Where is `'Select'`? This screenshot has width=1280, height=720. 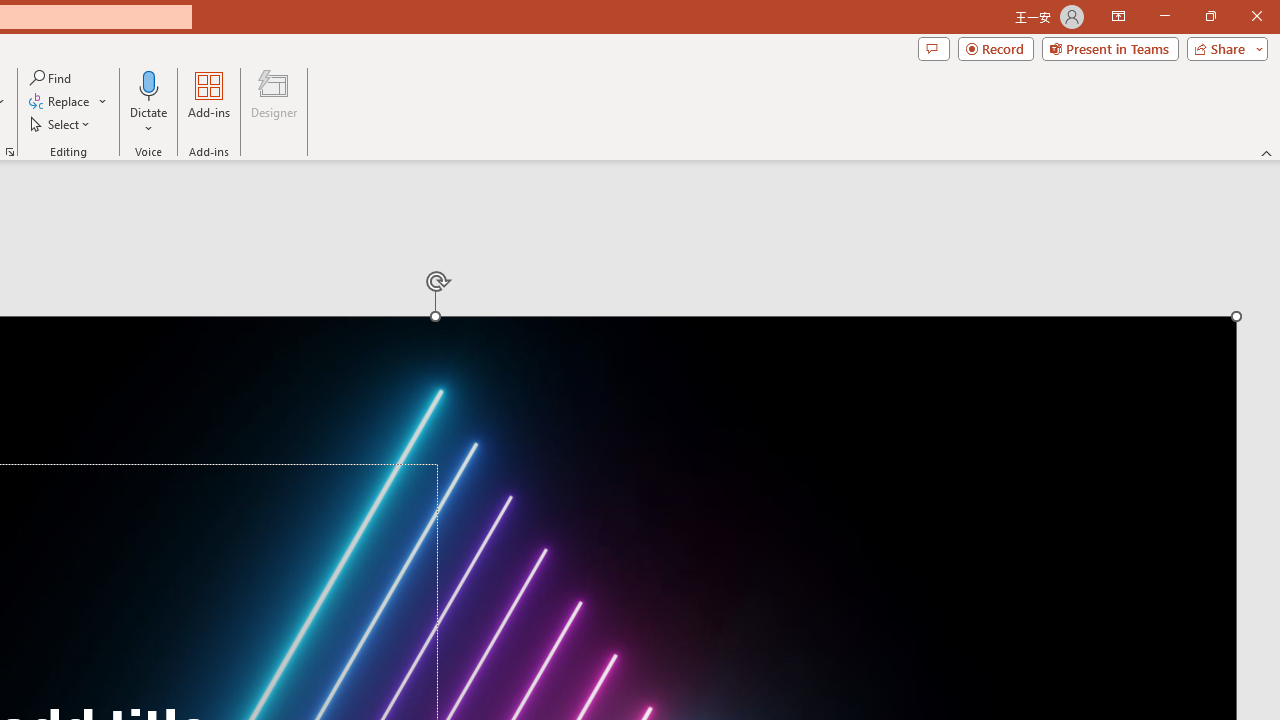 'Select' is located at coordinates (61, 124).